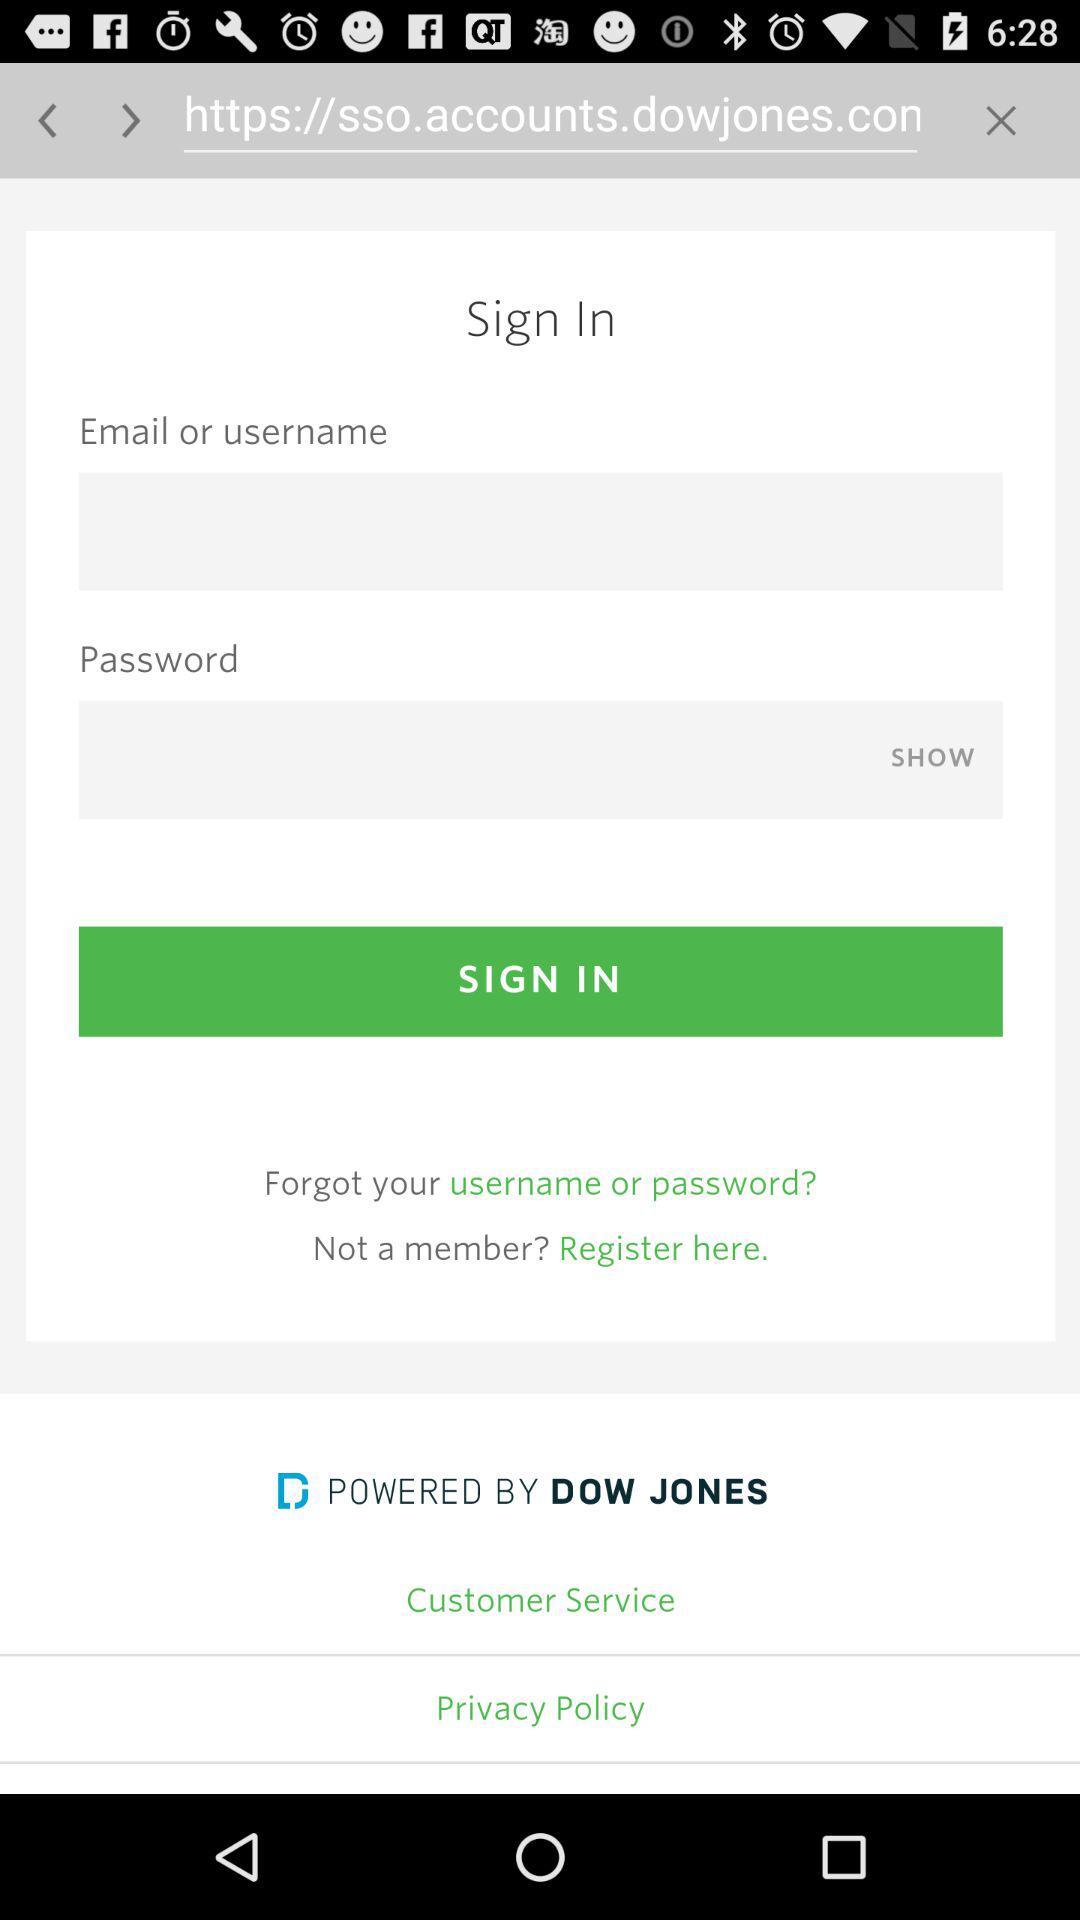  What do you see at coordinates (1001, 119) in the screenshot?
I see `clear address bar` at bounding box center [1001, 119].